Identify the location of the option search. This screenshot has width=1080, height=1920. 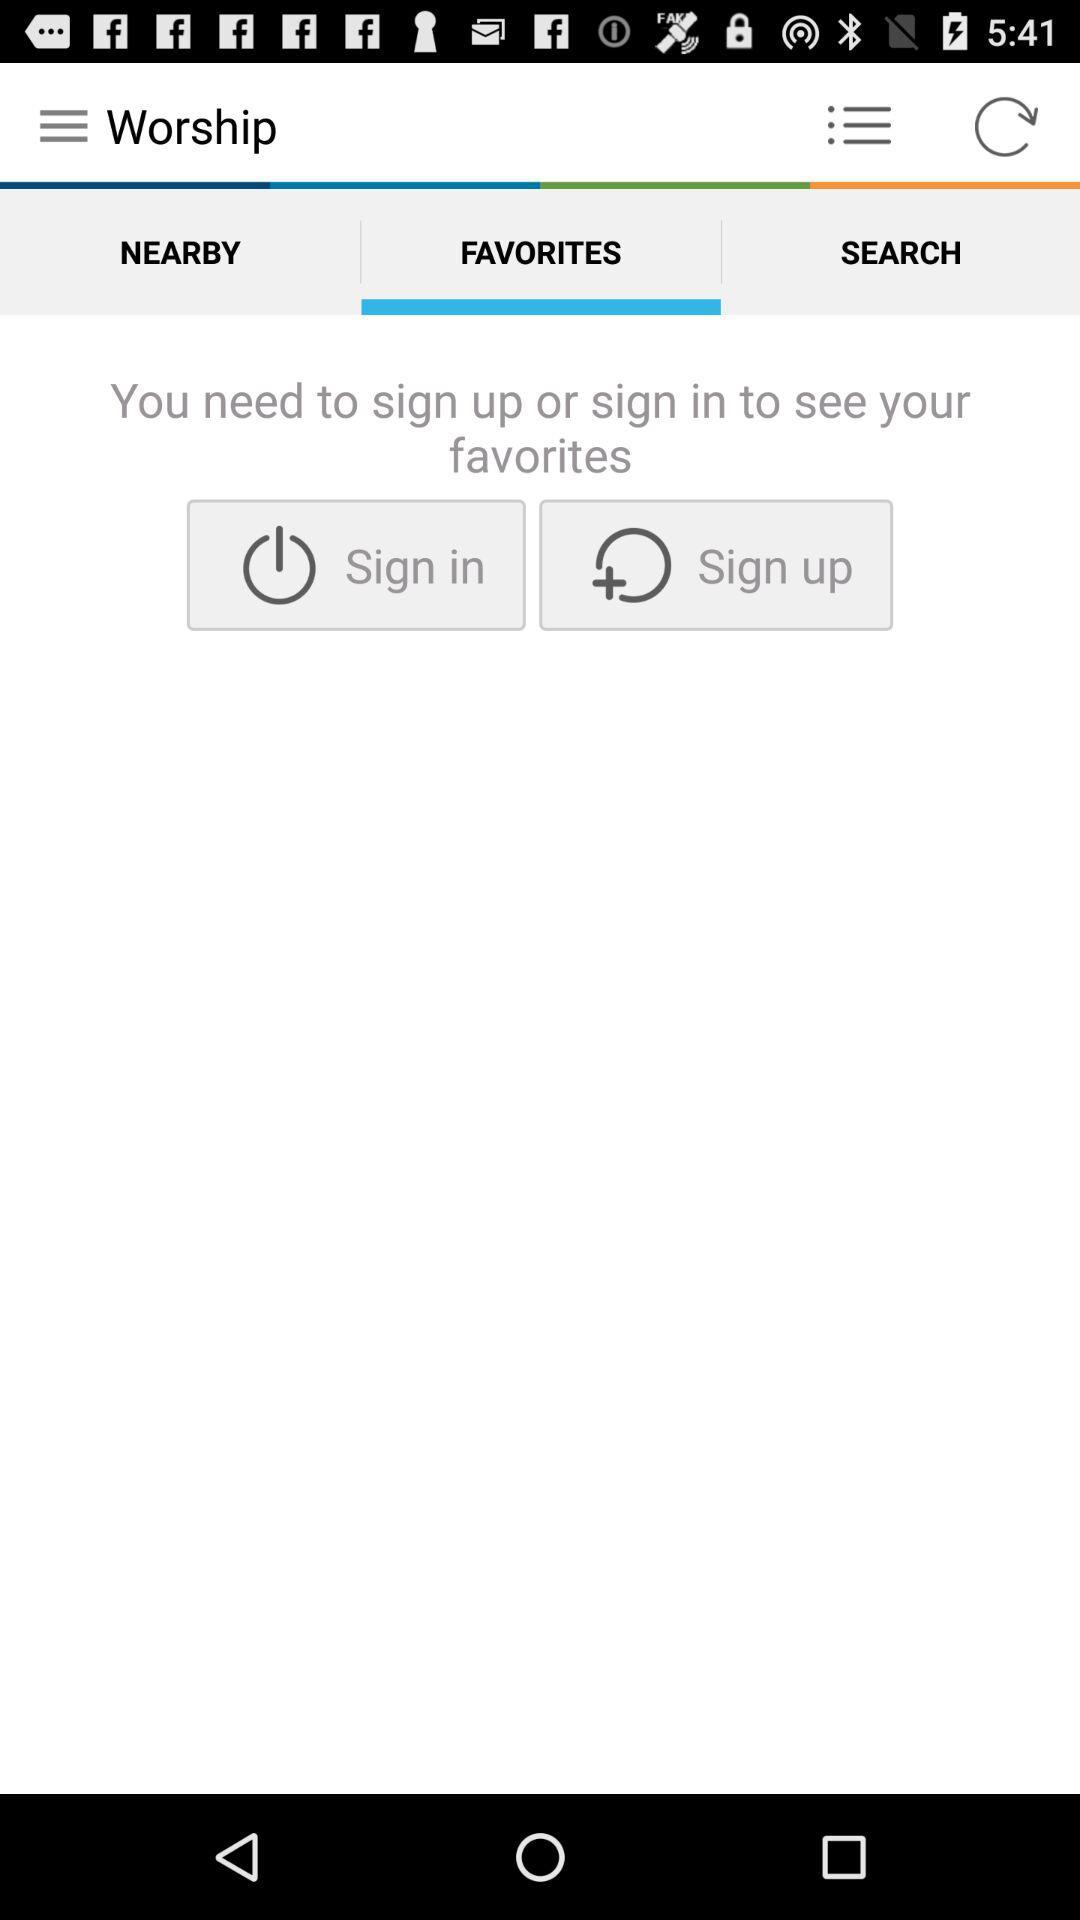
(901, 251).